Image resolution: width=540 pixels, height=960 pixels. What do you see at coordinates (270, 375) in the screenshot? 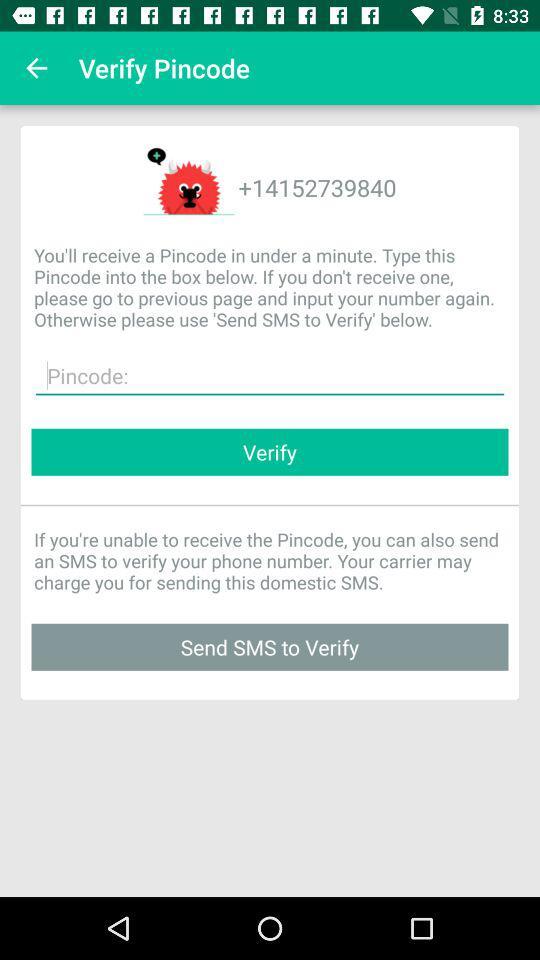
I see `icon above verify` at bounding box center [270, 375].